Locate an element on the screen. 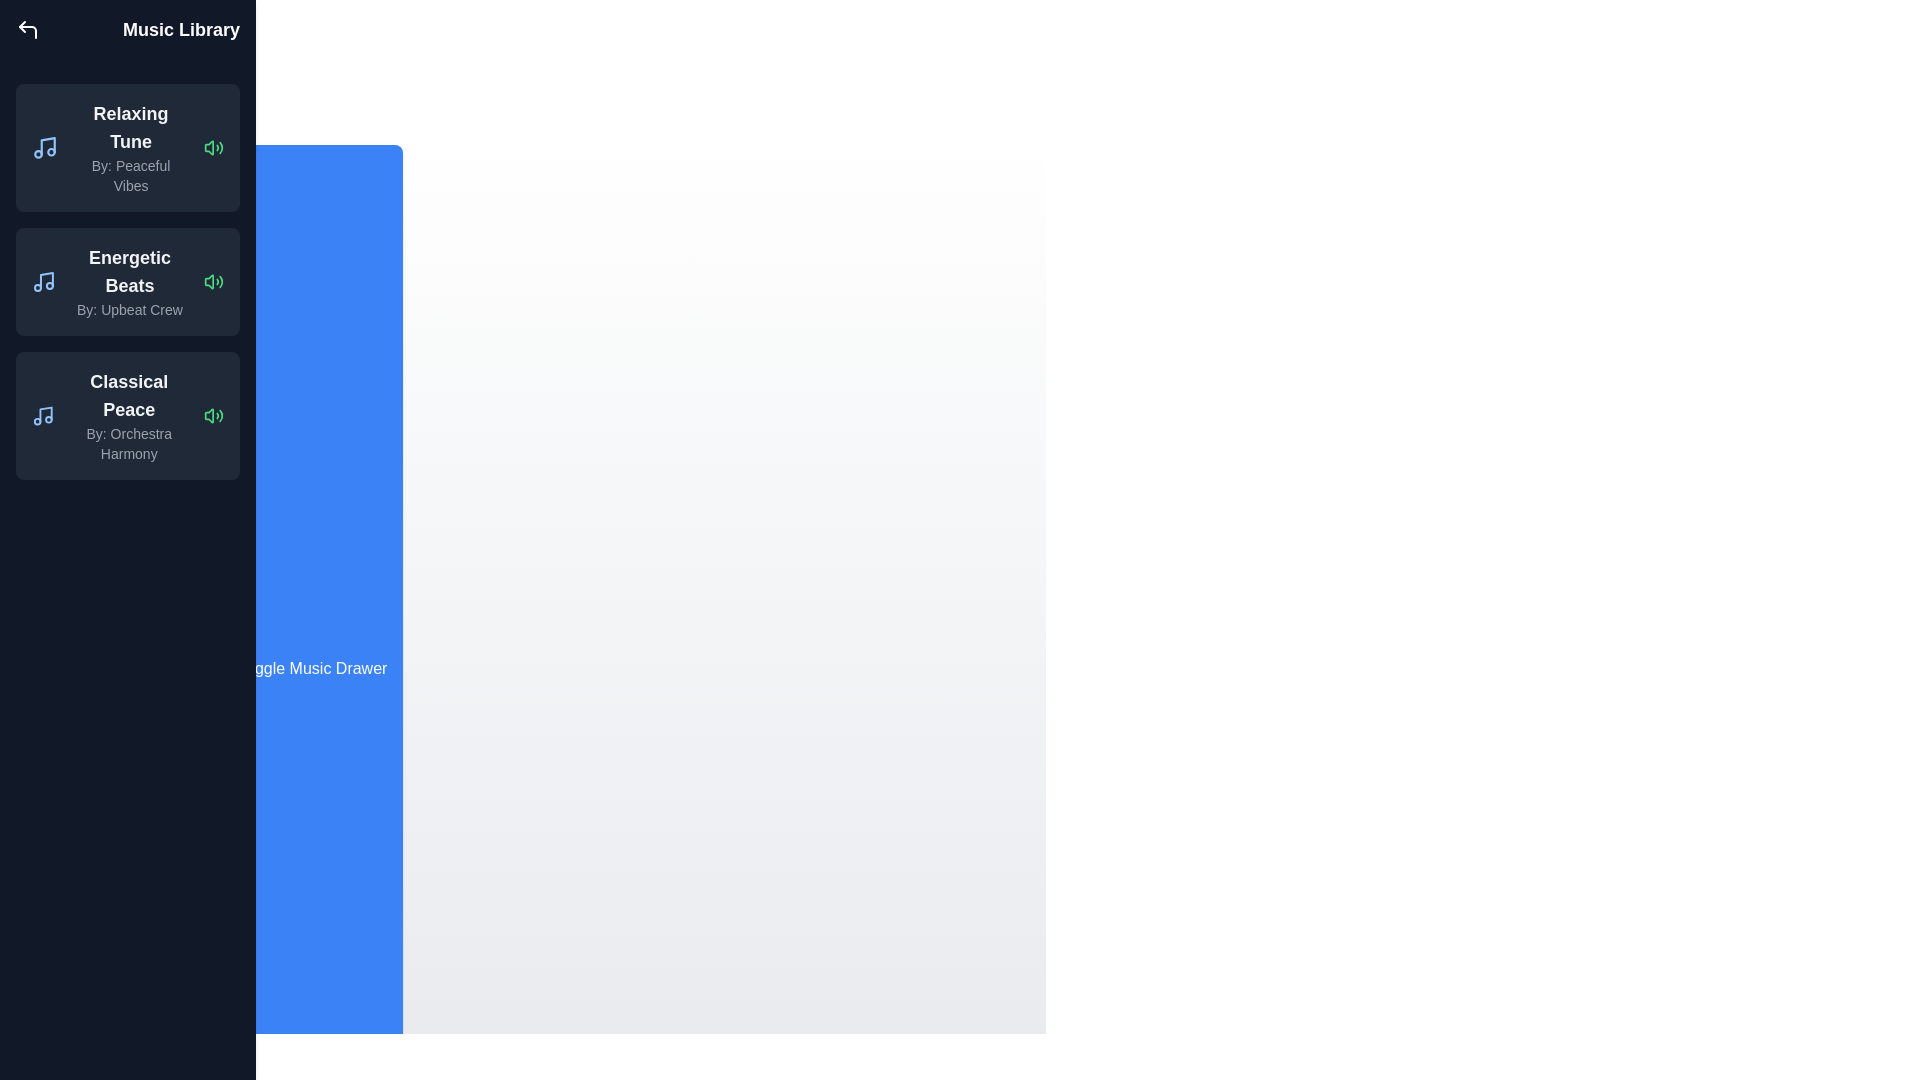 The width and height of the screenshot is (1920, 1080). the track Relaxing Tune from the list is located at coordinates (214, 146).